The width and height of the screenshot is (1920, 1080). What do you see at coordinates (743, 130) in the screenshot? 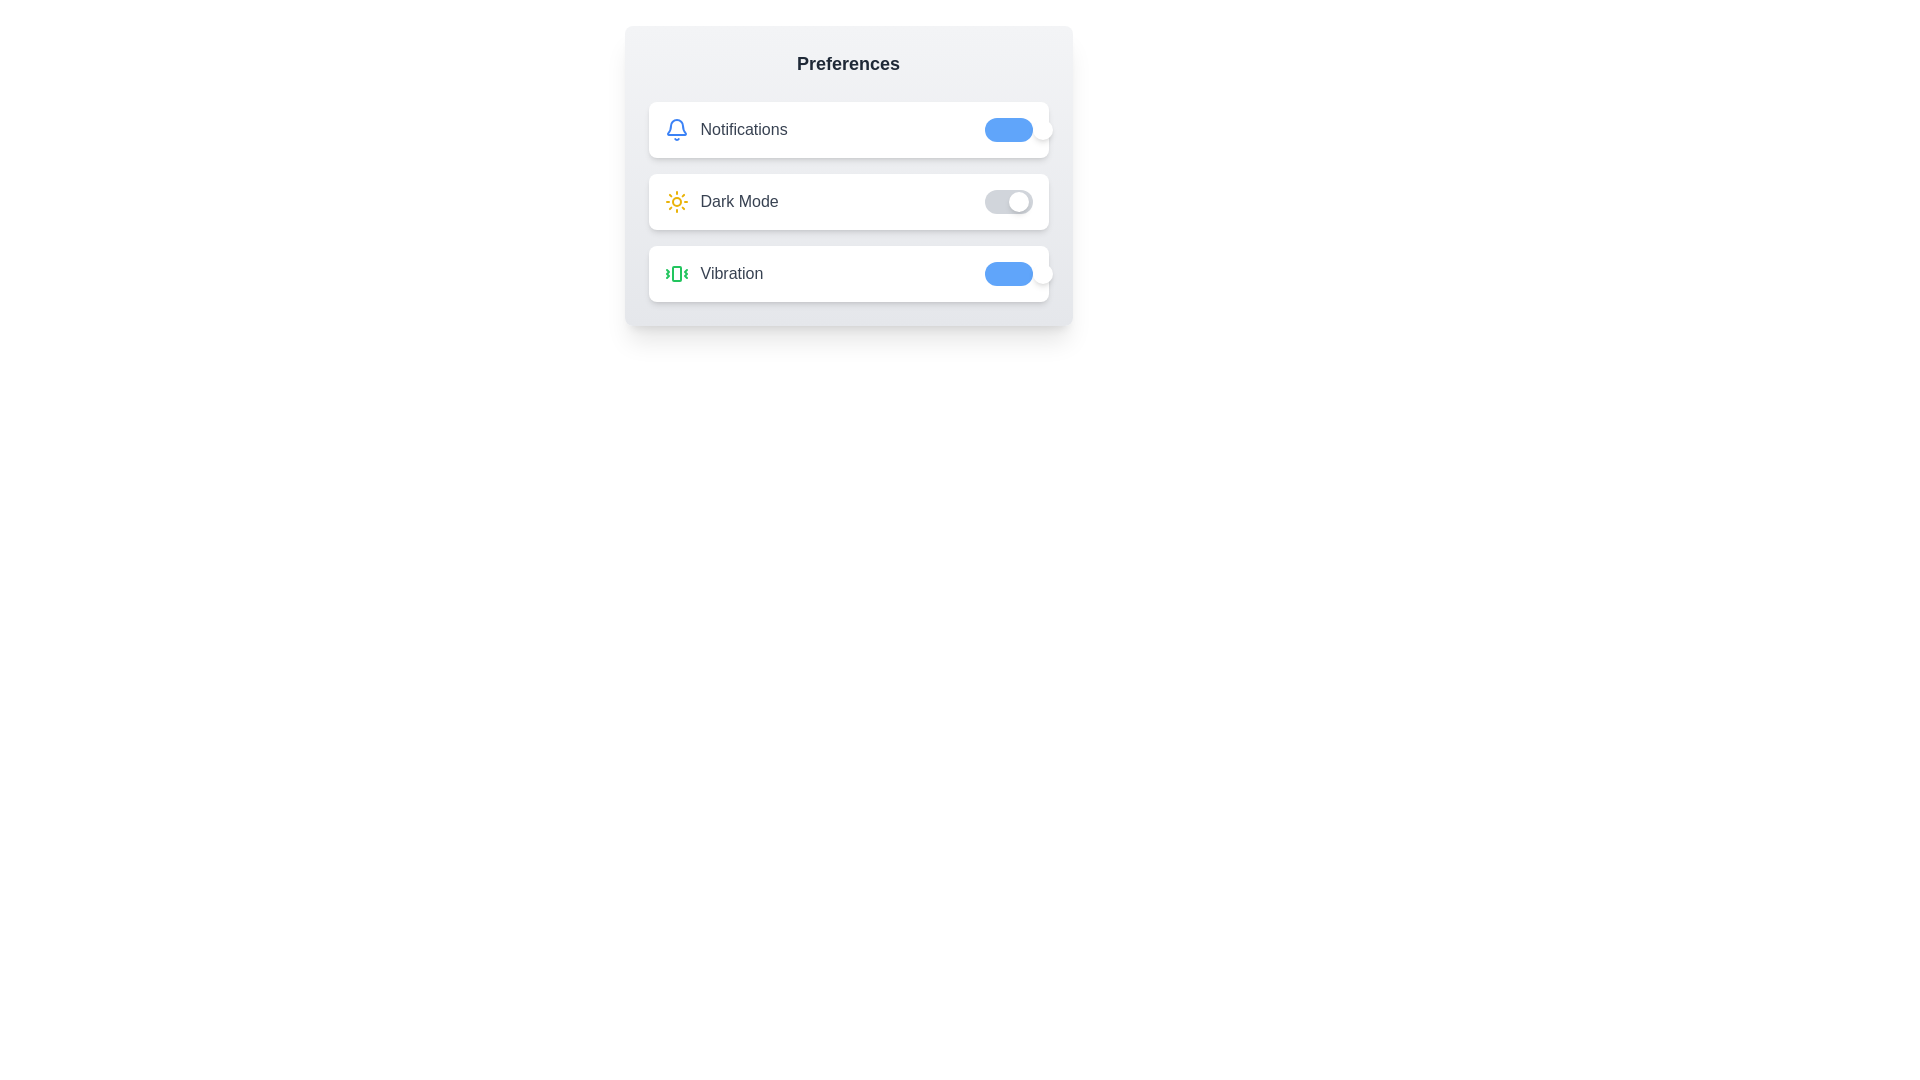
I see `the static text label that describes the purpose of the notification toggle switch, located in the first row of the 'Preferences' list, with a bell icon on its left` at bounding box center [743, 130].